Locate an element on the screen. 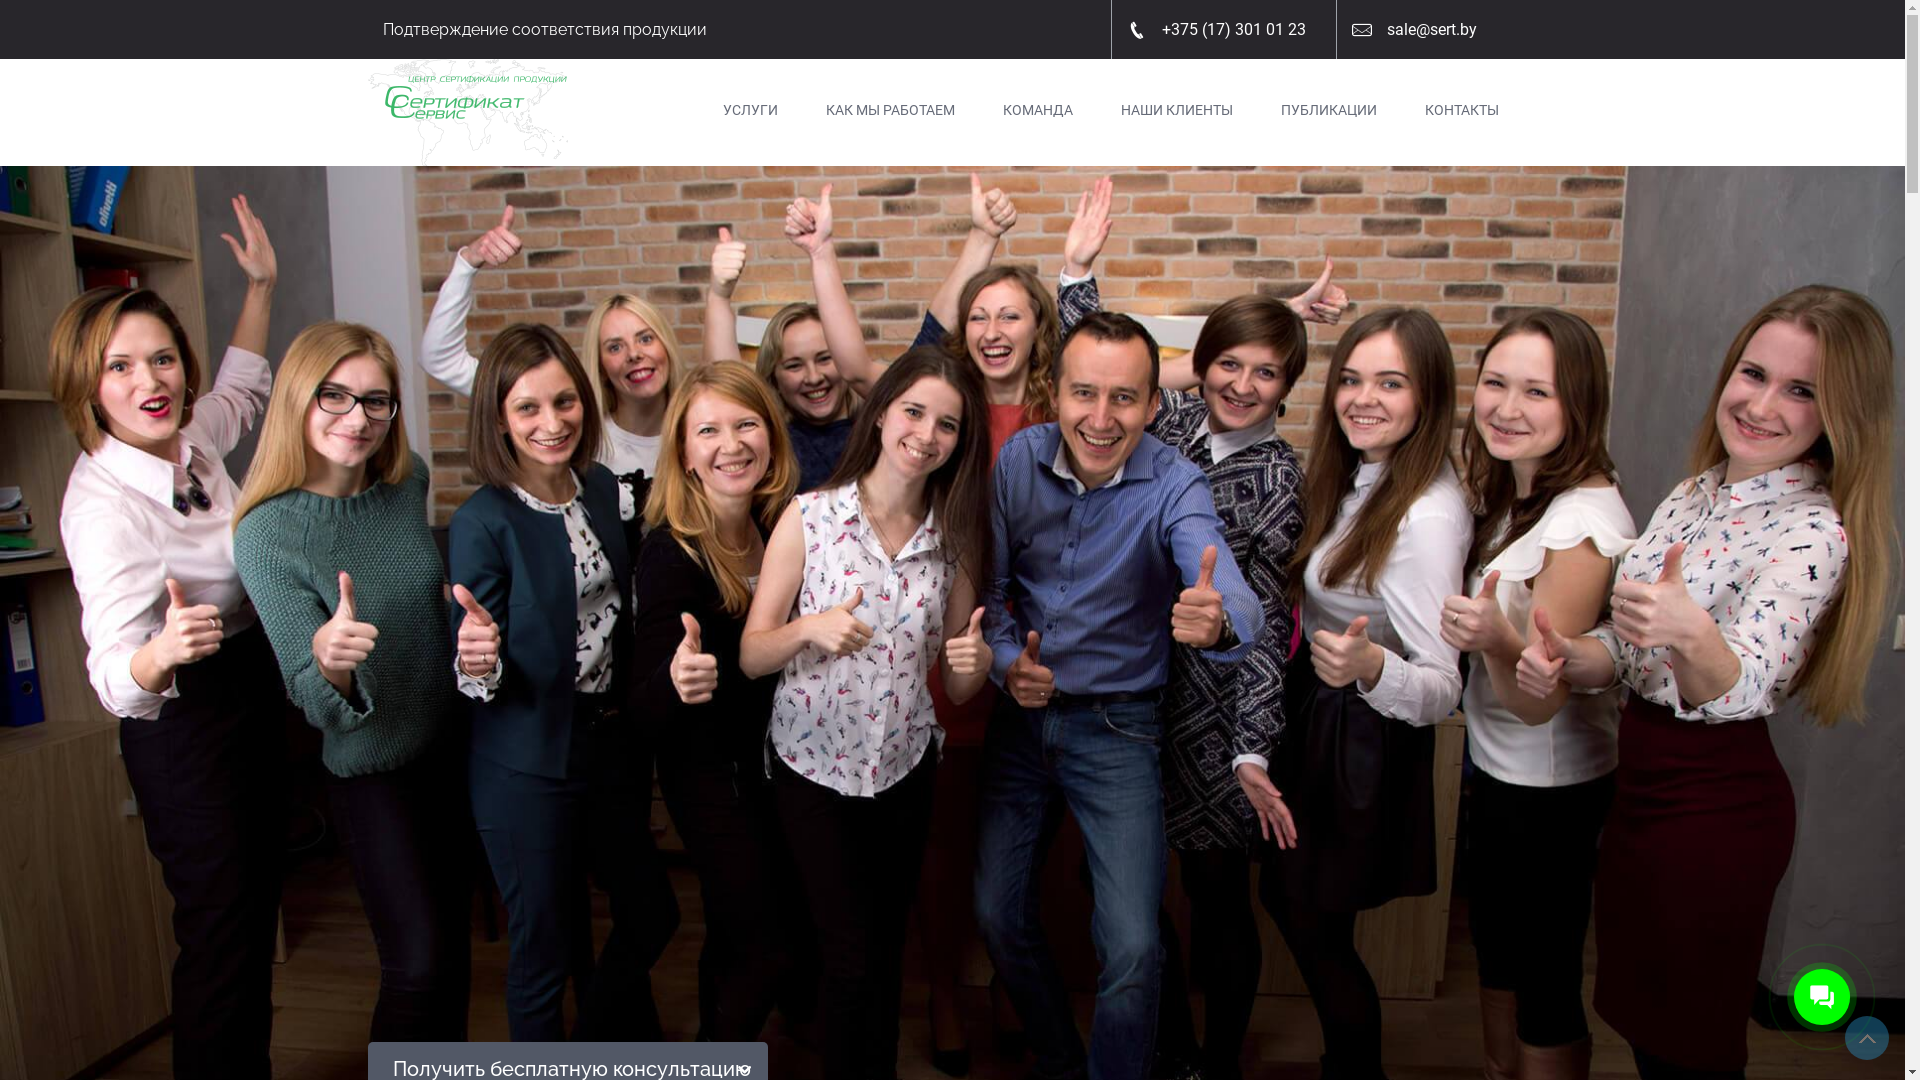  '+375 (17) 301 01 23' is located at coordinates (1223, 29).